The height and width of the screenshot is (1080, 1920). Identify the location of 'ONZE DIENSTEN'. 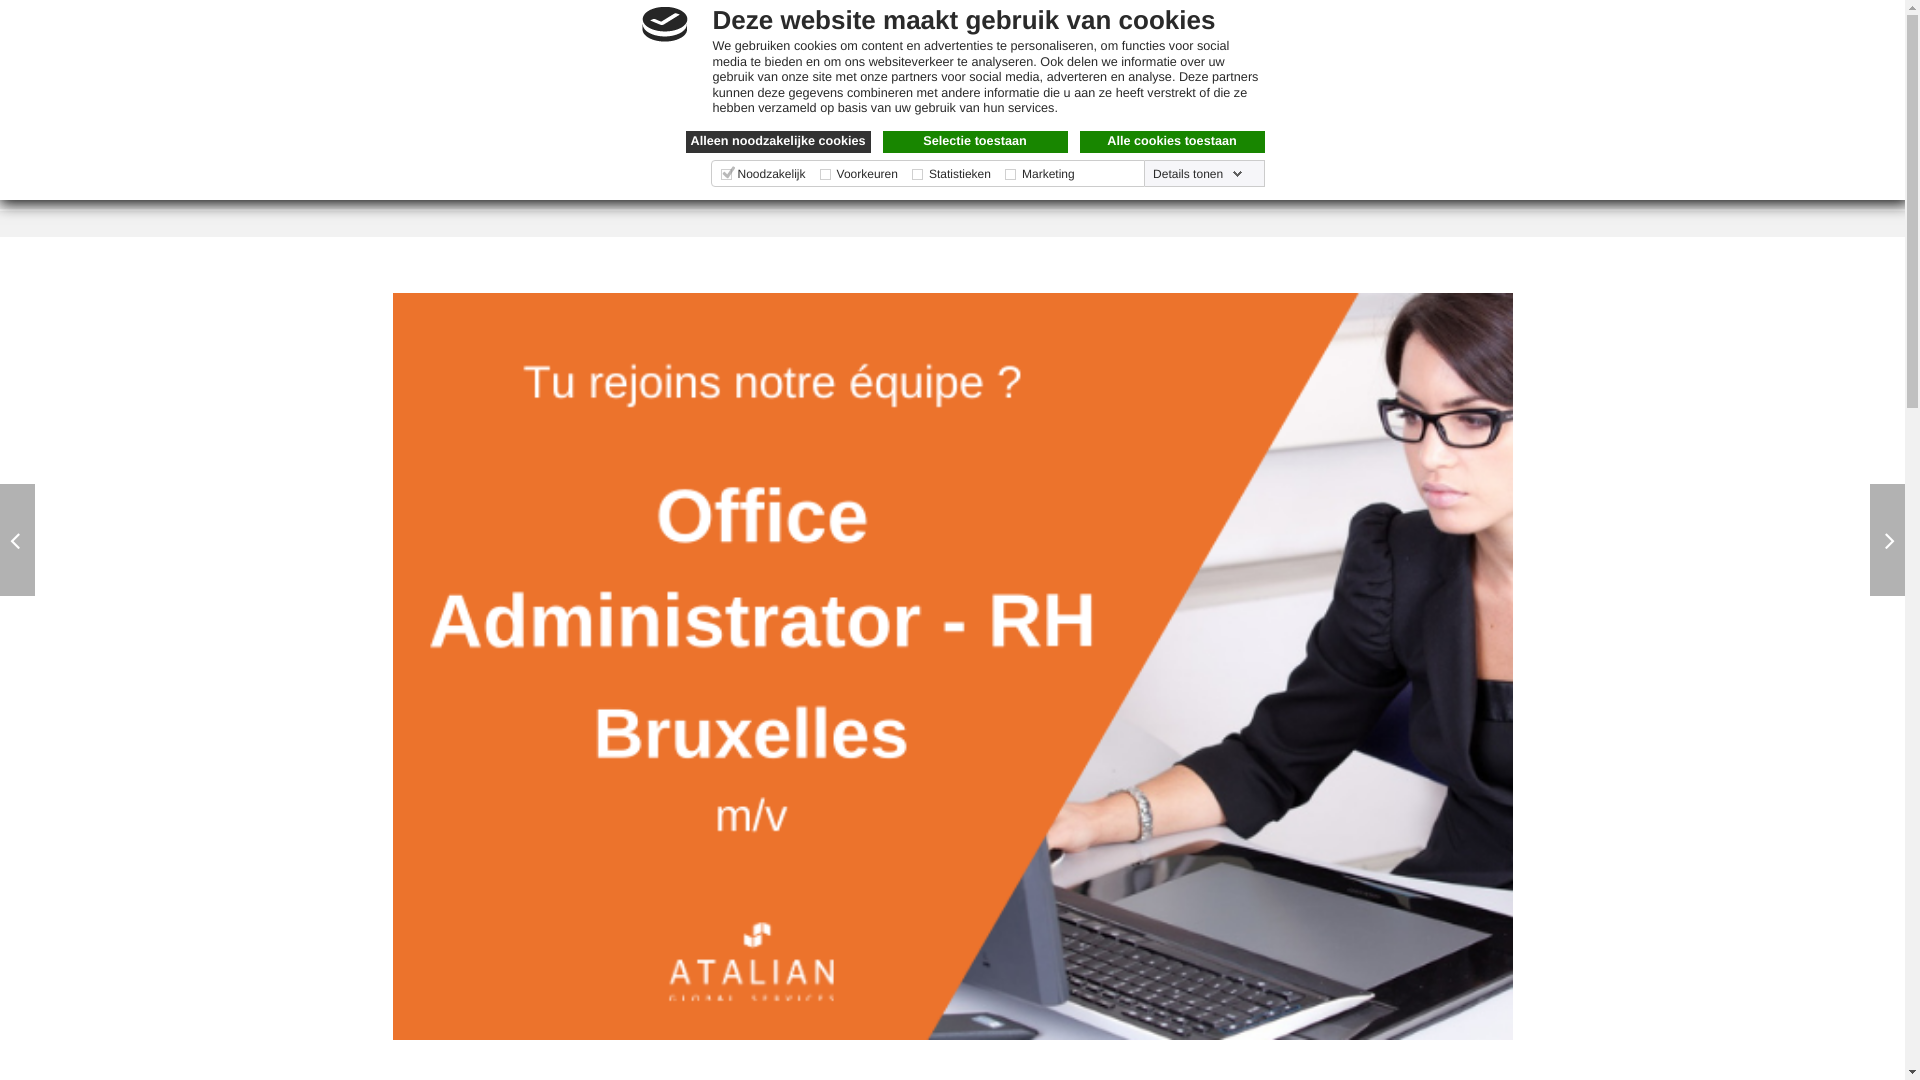
(886, 148).